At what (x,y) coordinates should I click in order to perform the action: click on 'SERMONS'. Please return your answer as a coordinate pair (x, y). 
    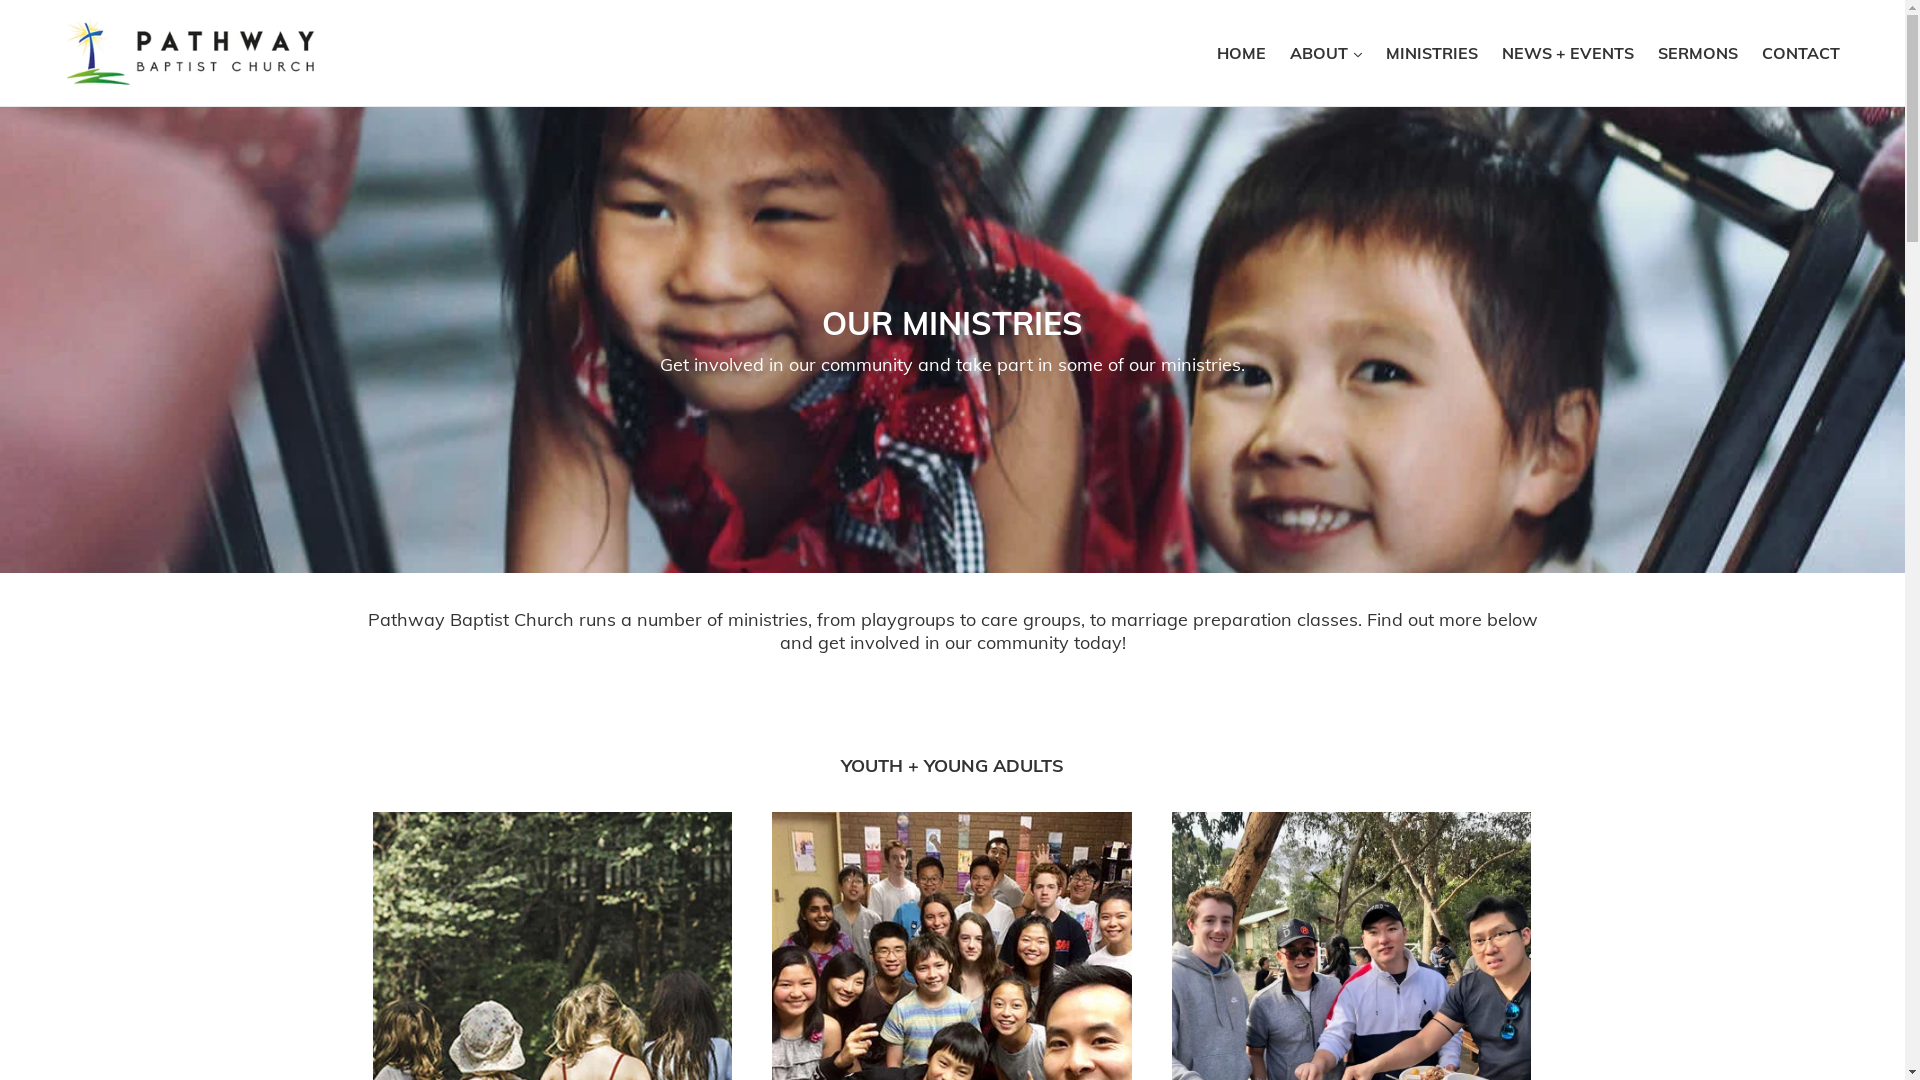
    Looking at the image, I should click on (1697, 52).